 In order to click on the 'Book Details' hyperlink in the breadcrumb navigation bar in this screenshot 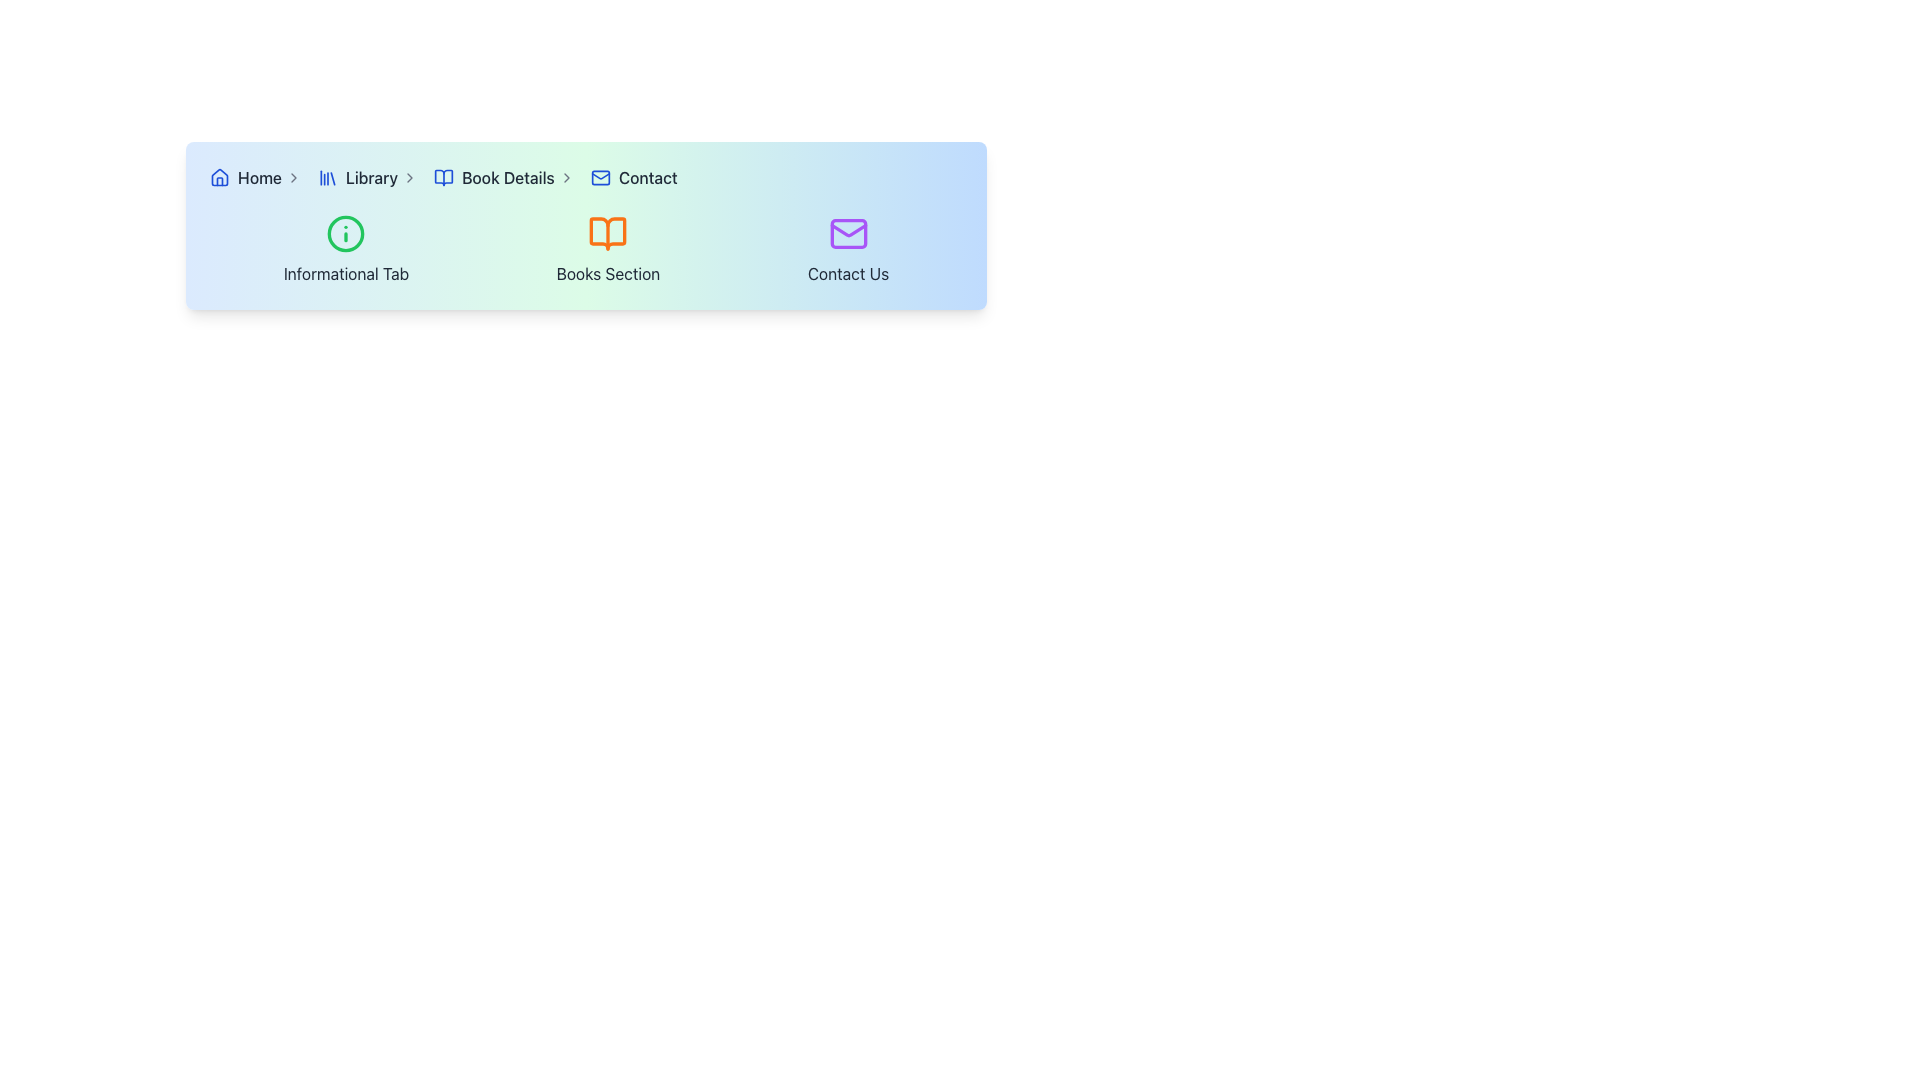, I will do `click(508, 176)`.